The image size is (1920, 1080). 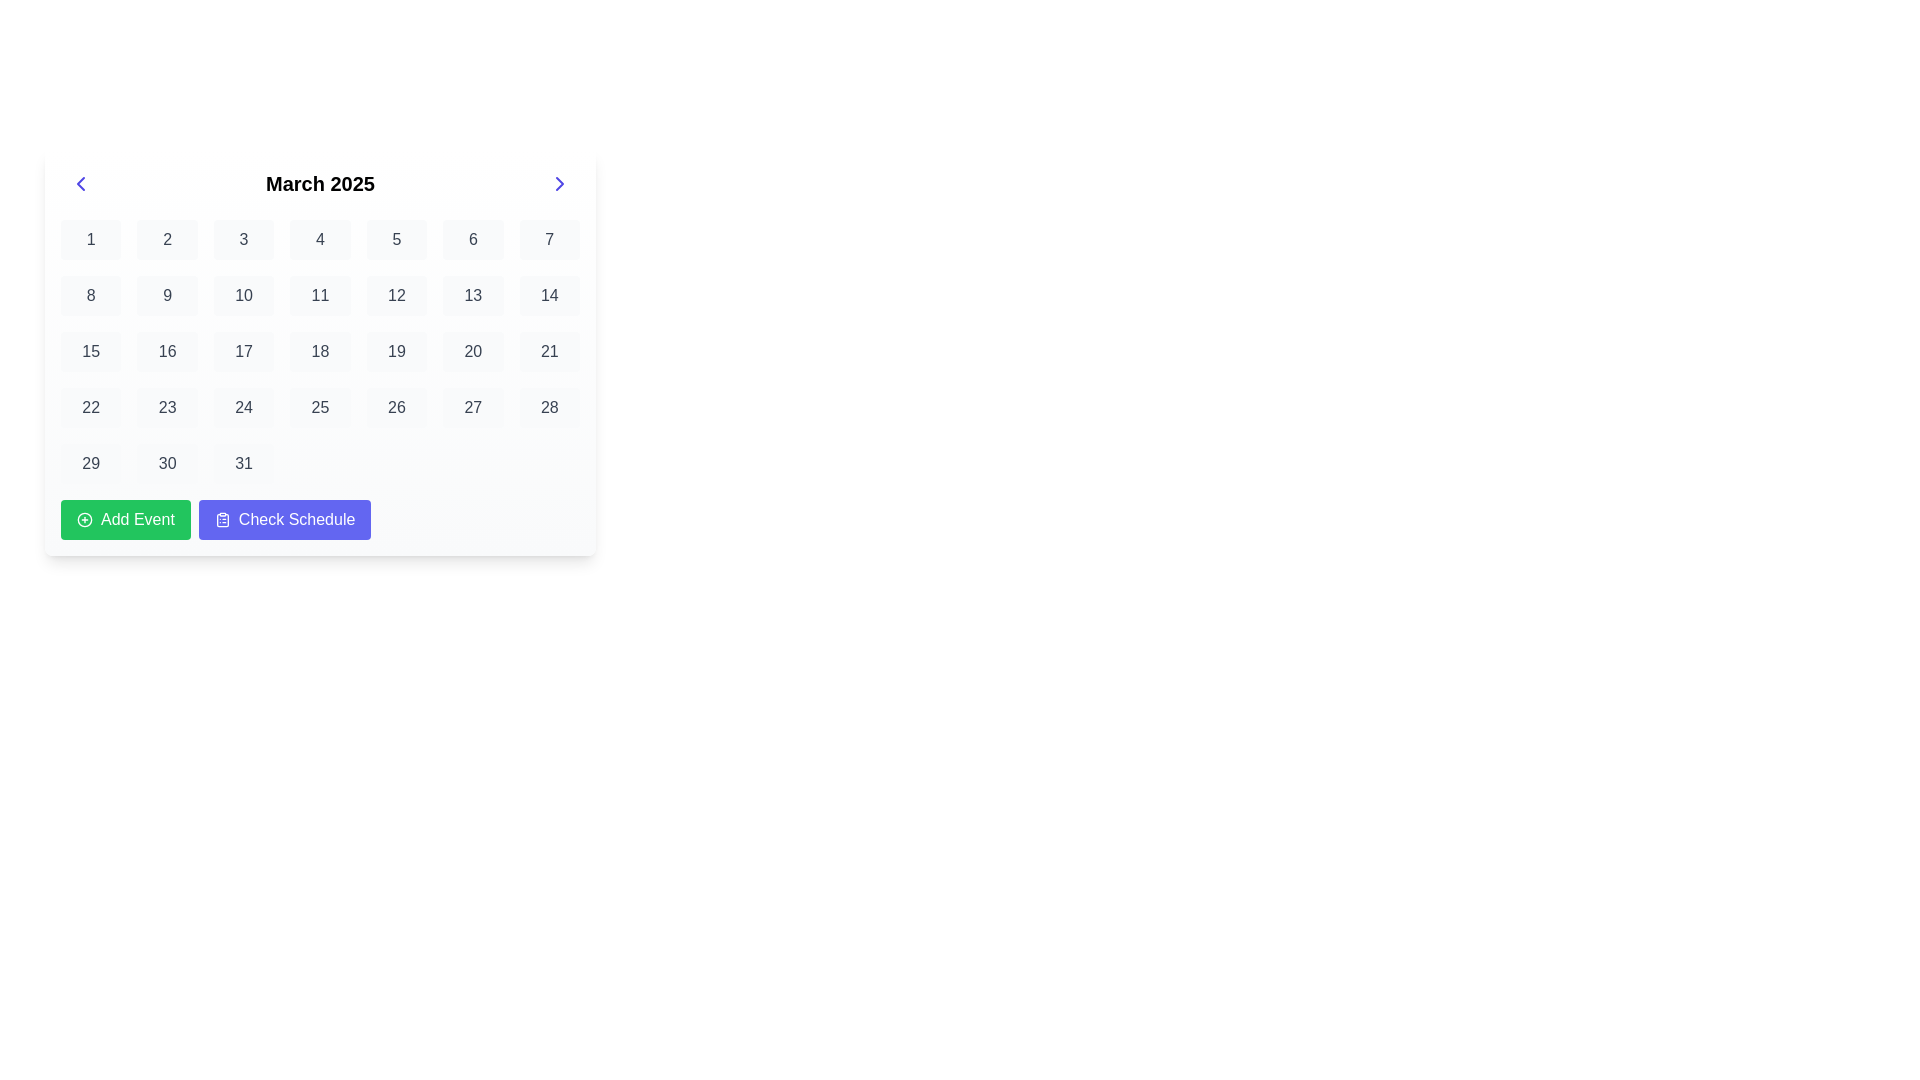 I want to click on the green circular outline component within the 'Add Event' button, so click(x=84, y=519).